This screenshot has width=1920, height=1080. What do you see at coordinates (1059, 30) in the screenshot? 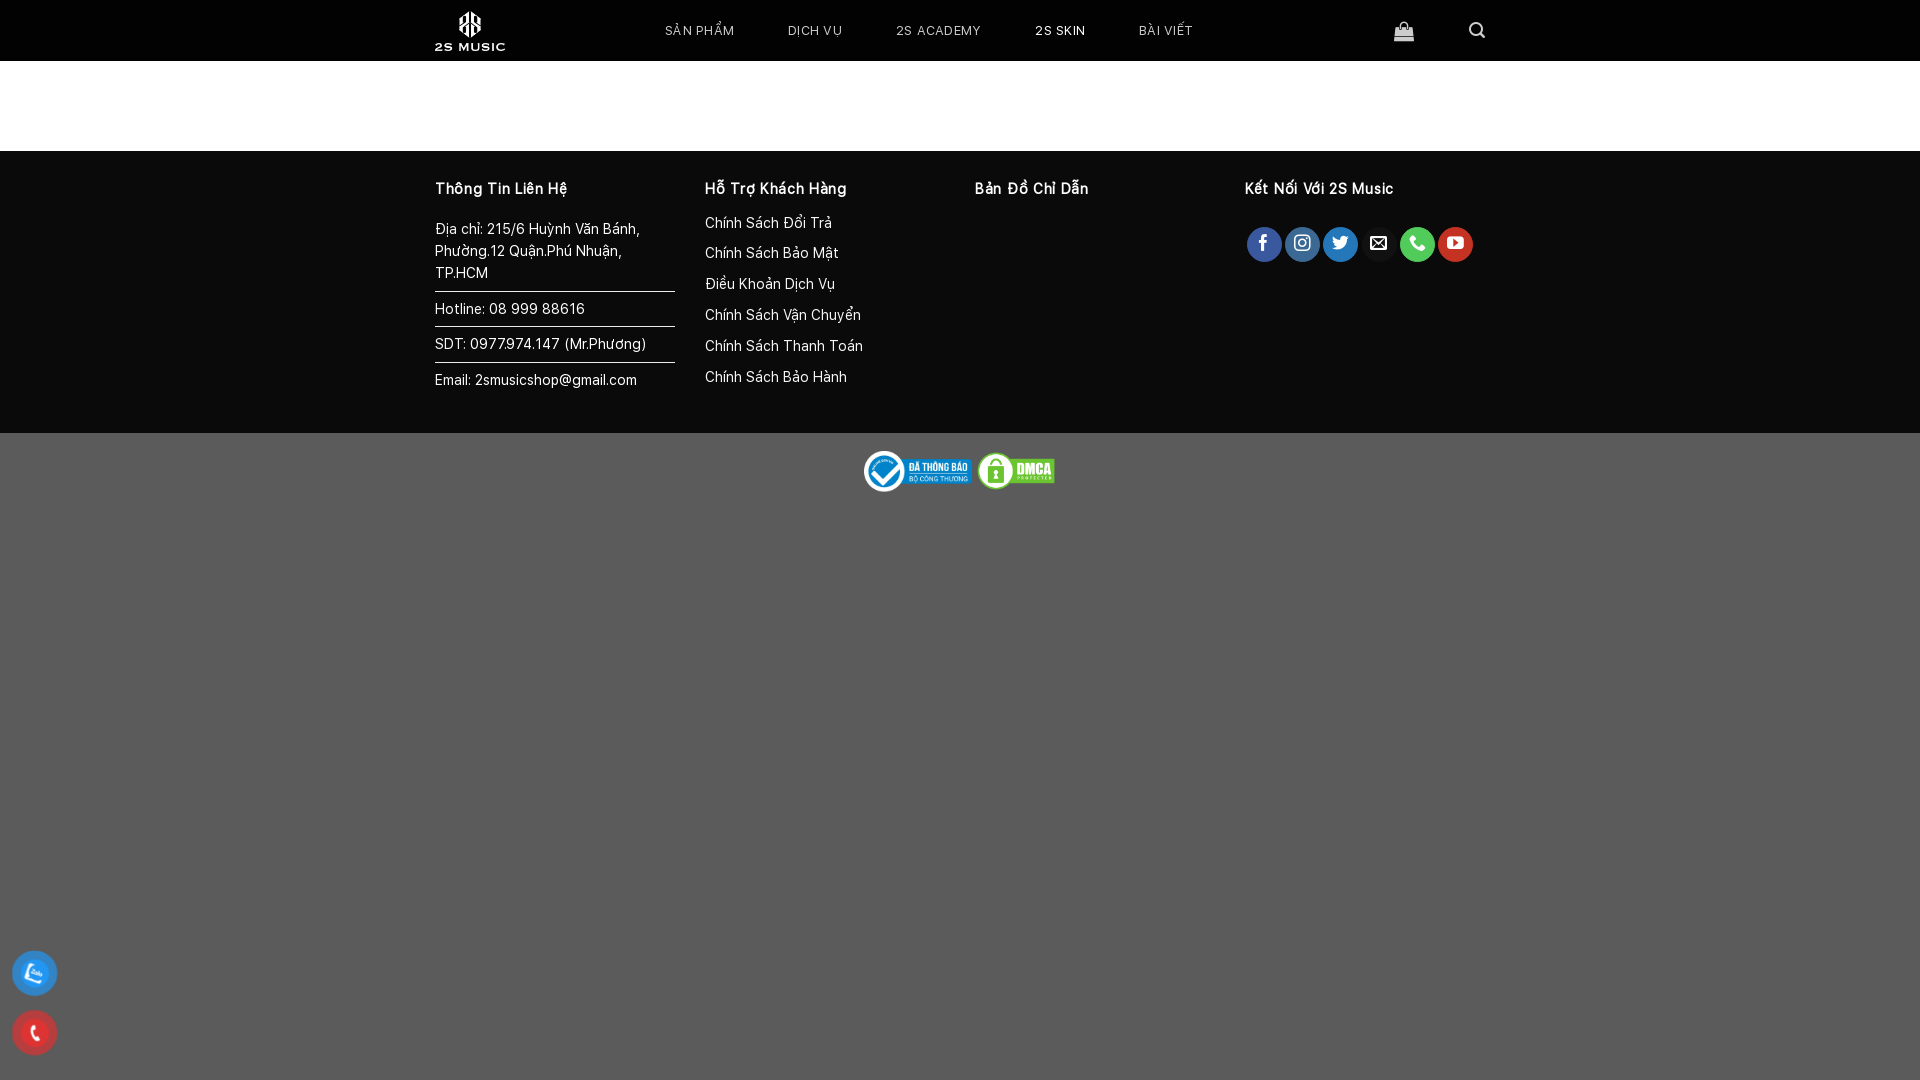
I see `'2S SKIN'` at bounding box center [1059, 30].